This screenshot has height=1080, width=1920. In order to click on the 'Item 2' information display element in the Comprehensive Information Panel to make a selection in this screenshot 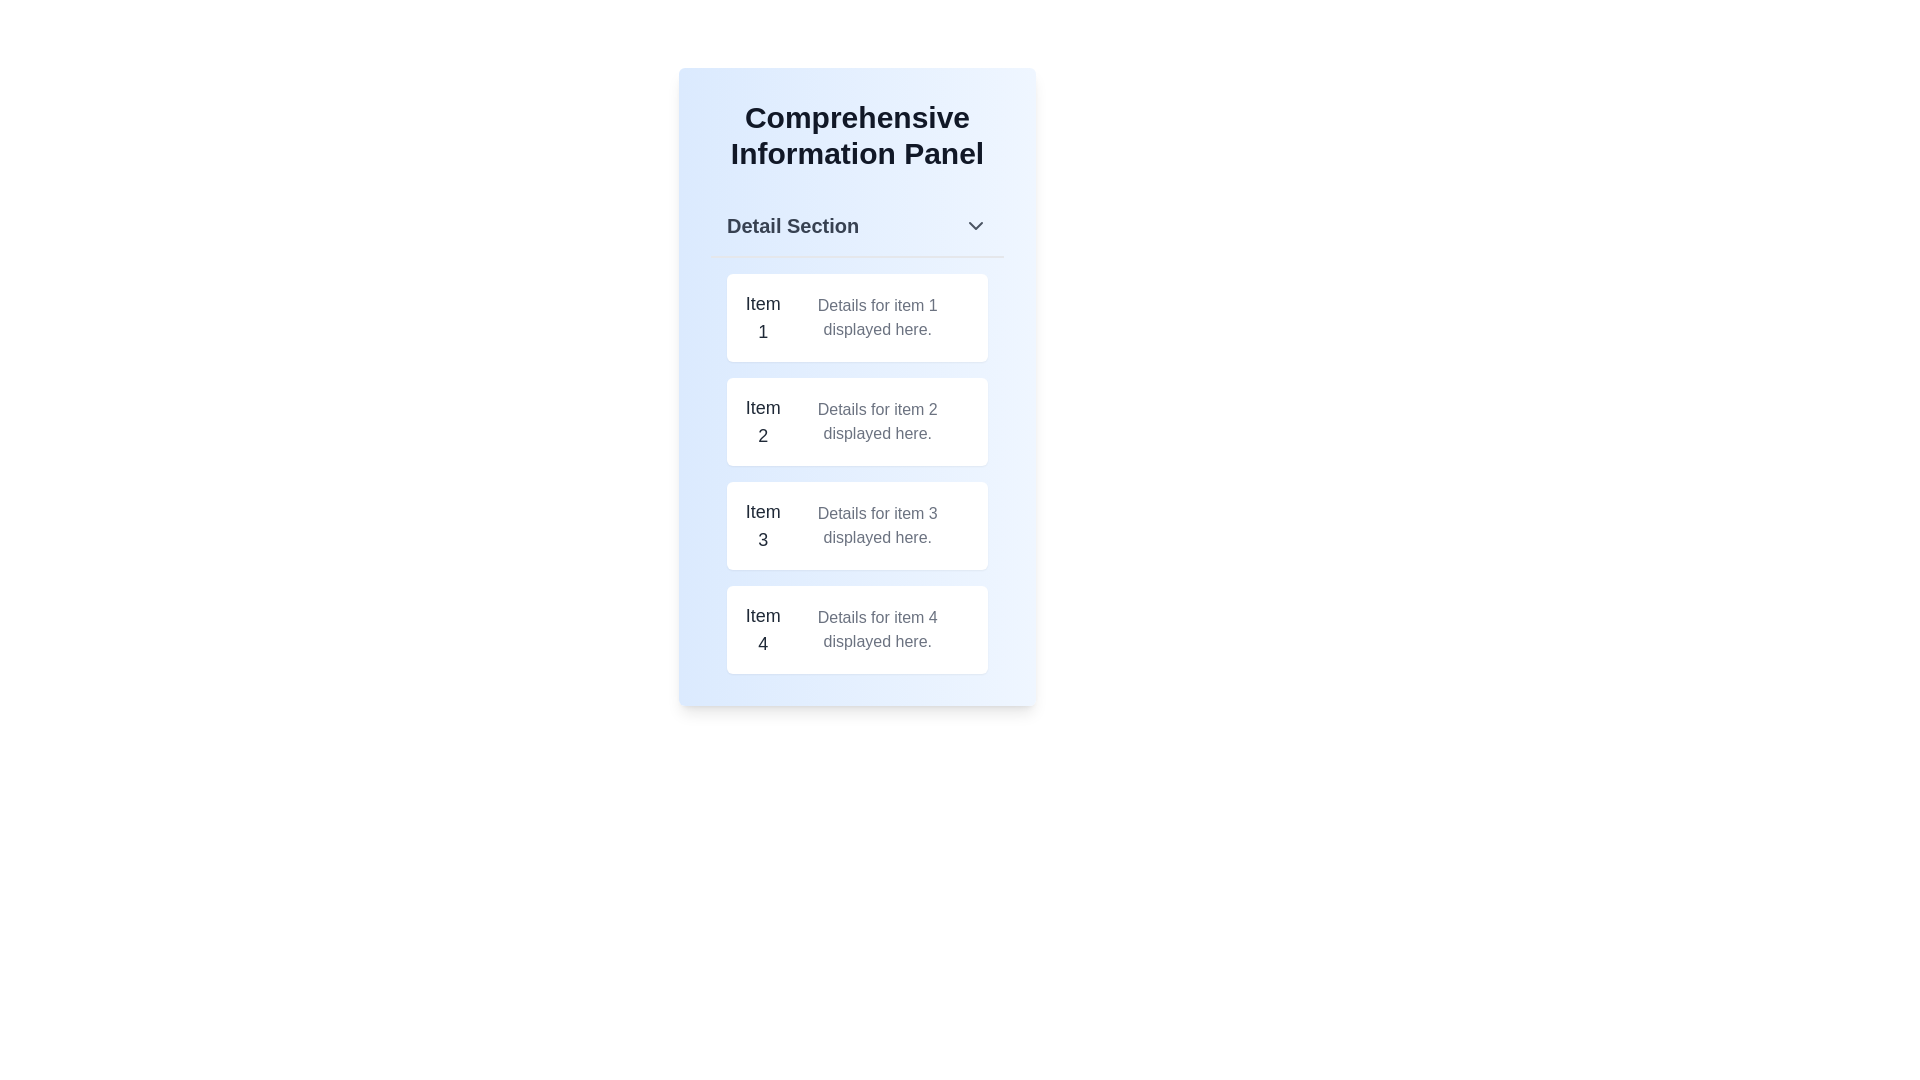, I will do `click(857, 420)`.